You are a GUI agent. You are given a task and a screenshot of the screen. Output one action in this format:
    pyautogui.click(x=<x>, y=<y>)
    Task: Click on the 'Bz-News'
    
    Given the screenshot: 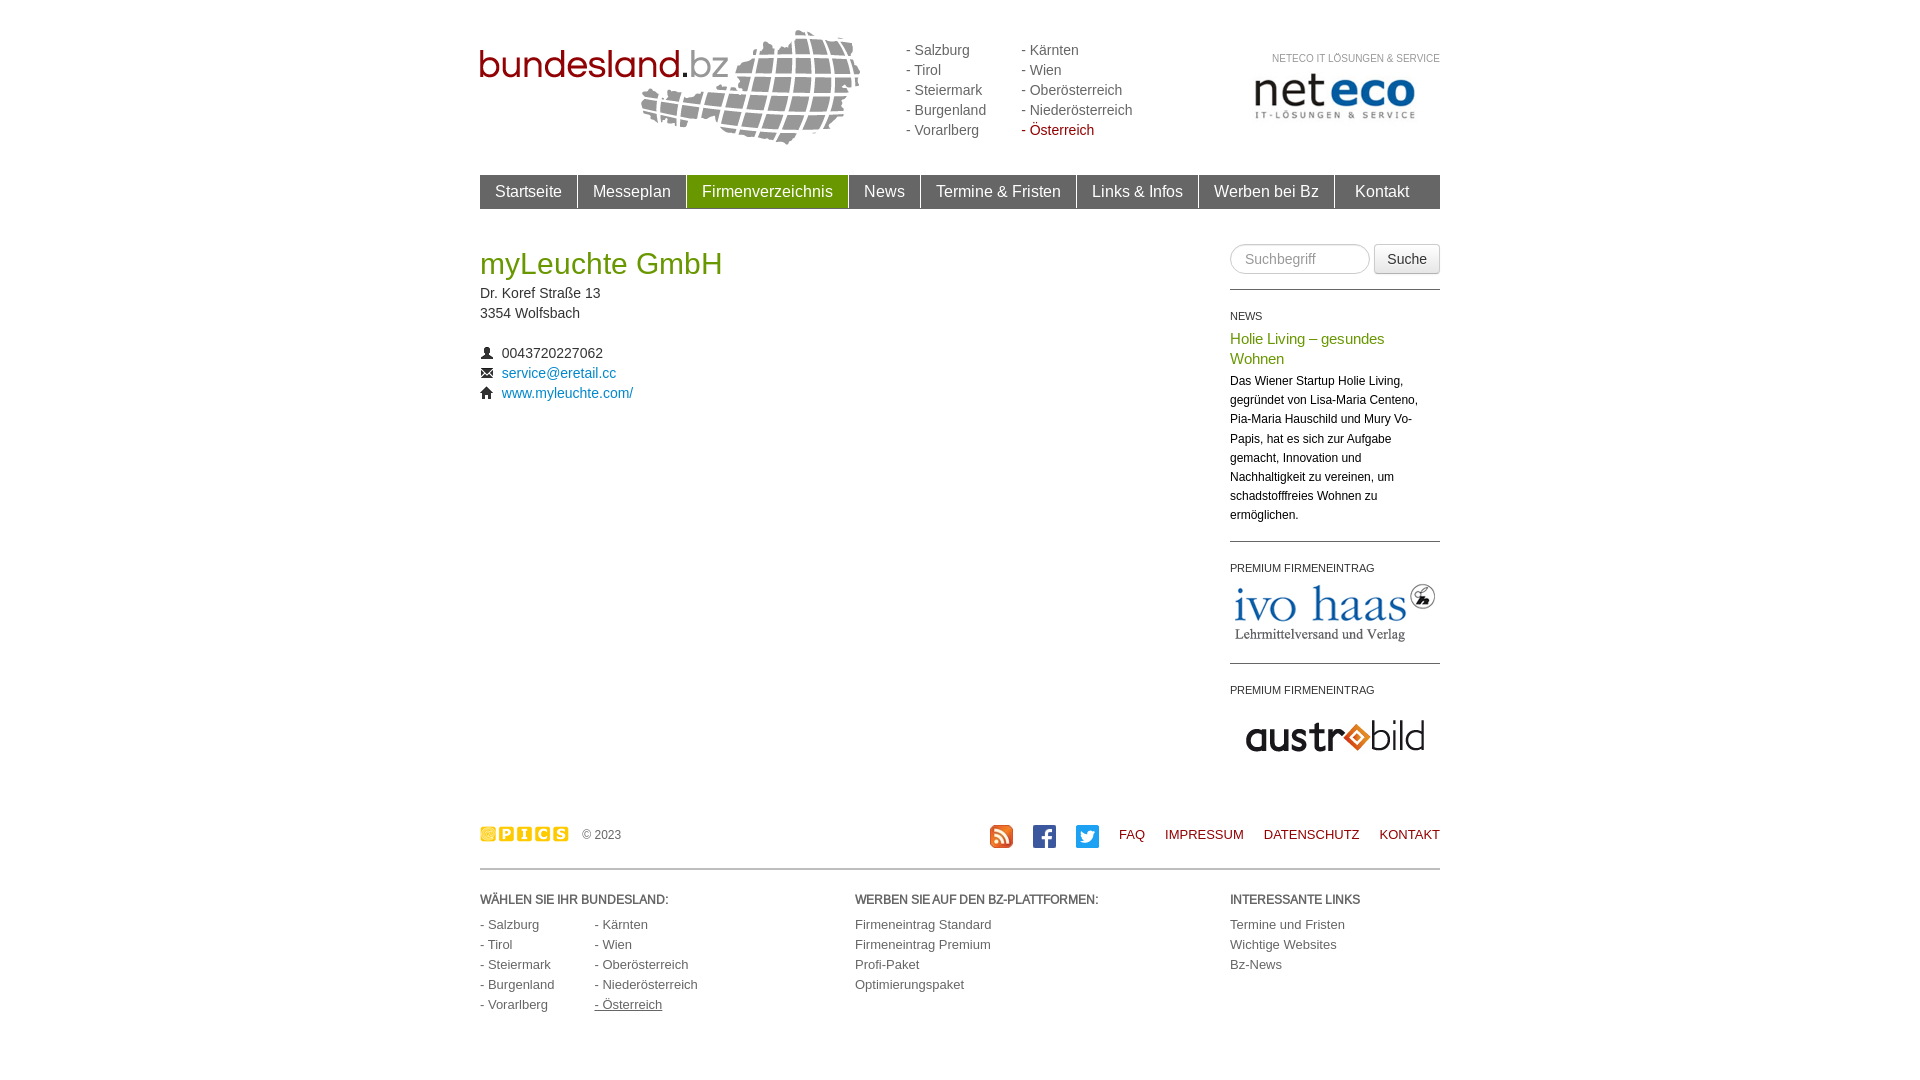 What is the action you would take?
    pyautogui.click(x=1255, y=962)
    